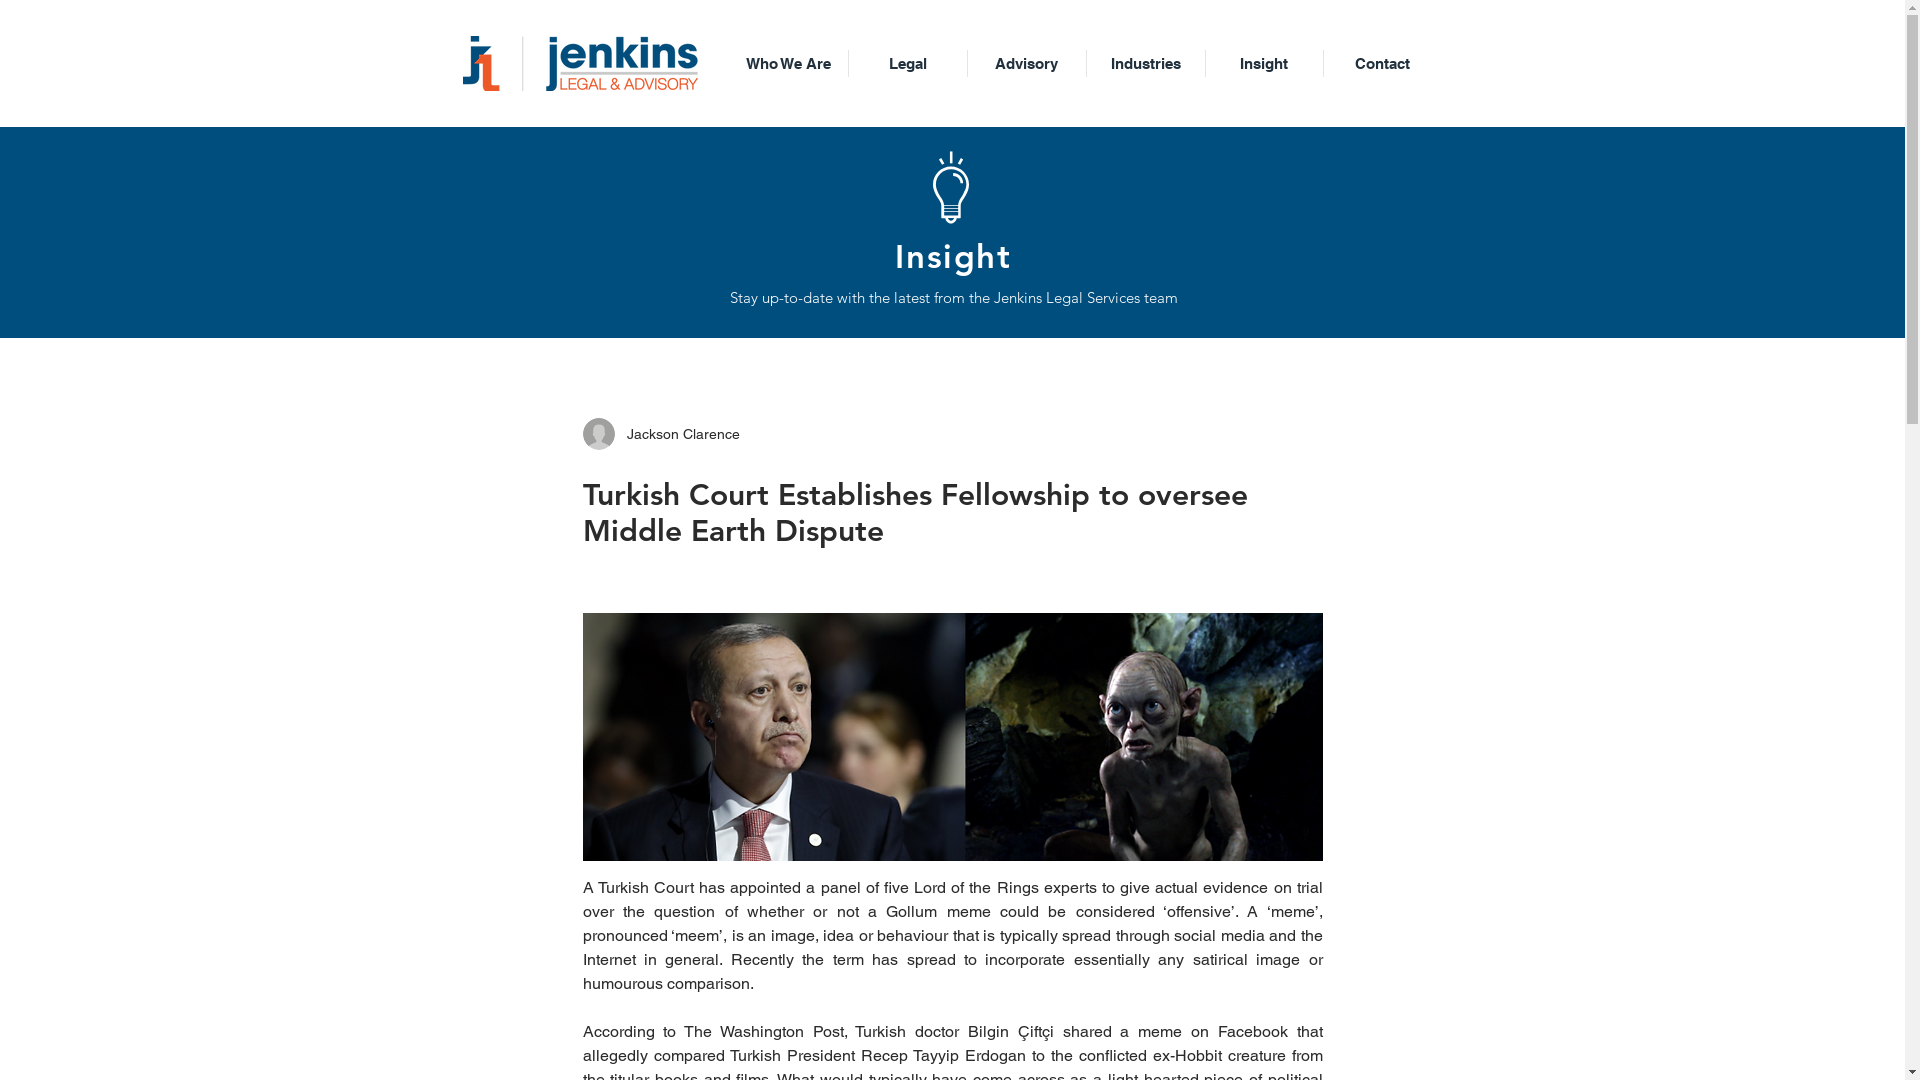 The height and width of the screenshot is (1080, 1920). What do you see at coordinates (1027, 62) in the screenshot?
I see `'Advisory'` at bounding box center [1027, 62].